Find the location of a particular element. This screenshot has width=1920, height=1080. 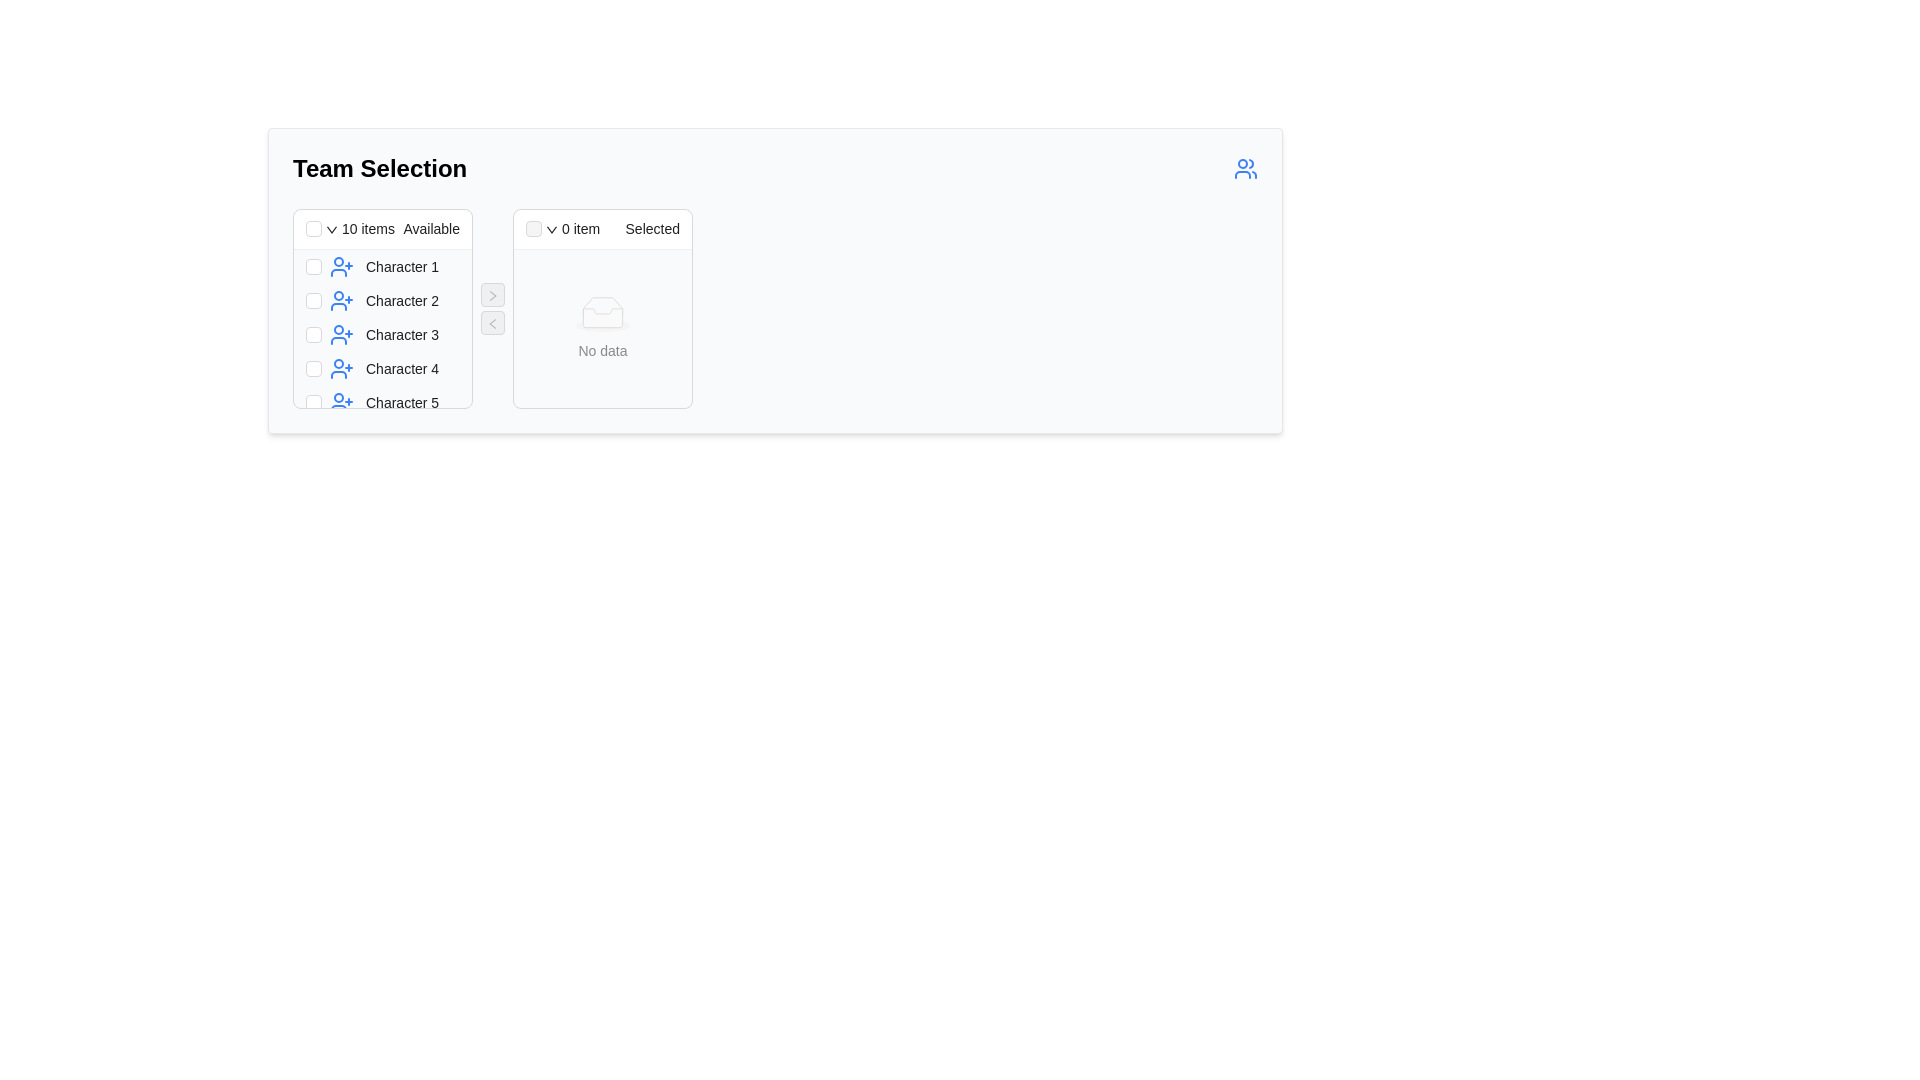

the user profile icon with a plus sign styled in blue, located to the left of 'Character 1' in the 'Team Selection' section is located at coordinates (341, 265).